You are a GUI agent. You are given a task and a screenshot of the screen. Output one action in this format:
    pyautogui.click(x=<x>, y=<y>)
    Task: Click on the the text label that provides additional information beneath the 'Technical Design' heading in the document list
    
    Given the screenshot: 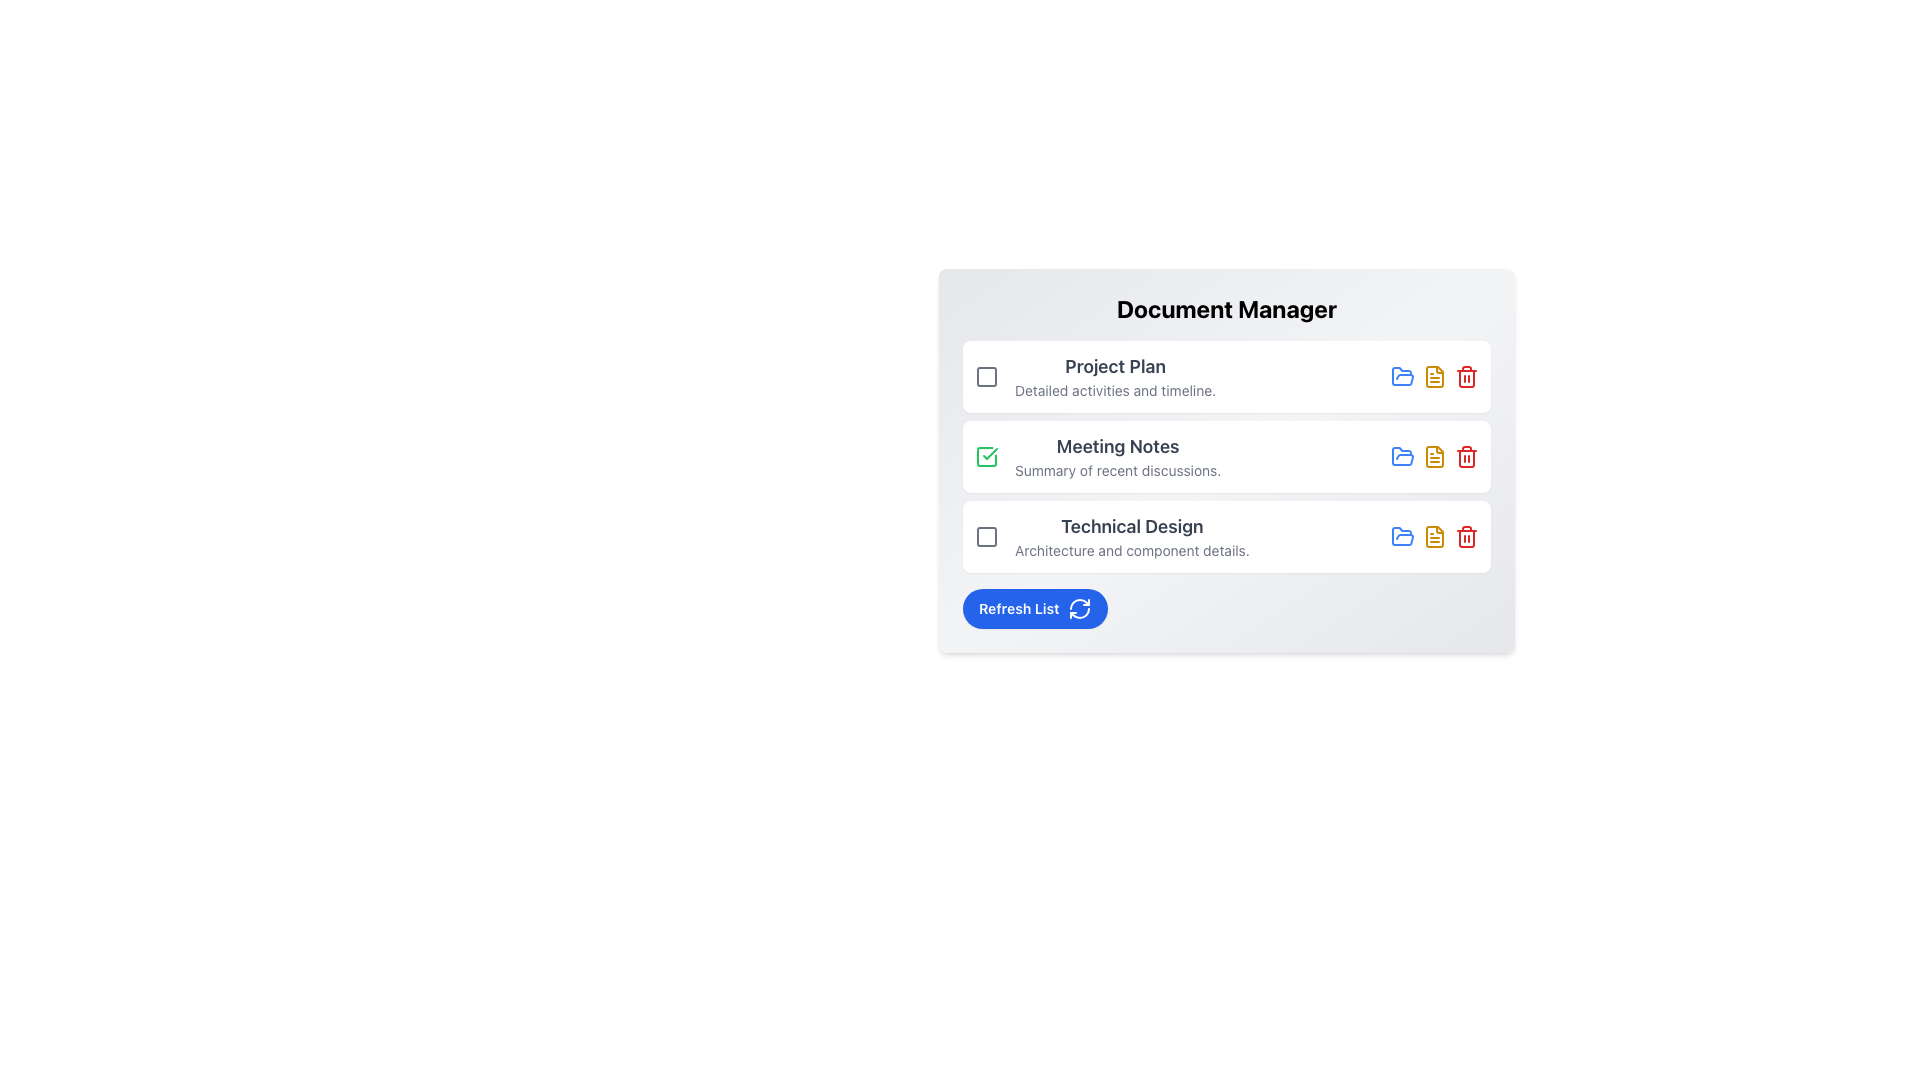 What is the action you would take?
    pyautogui.click(x=1132, y=551)
    